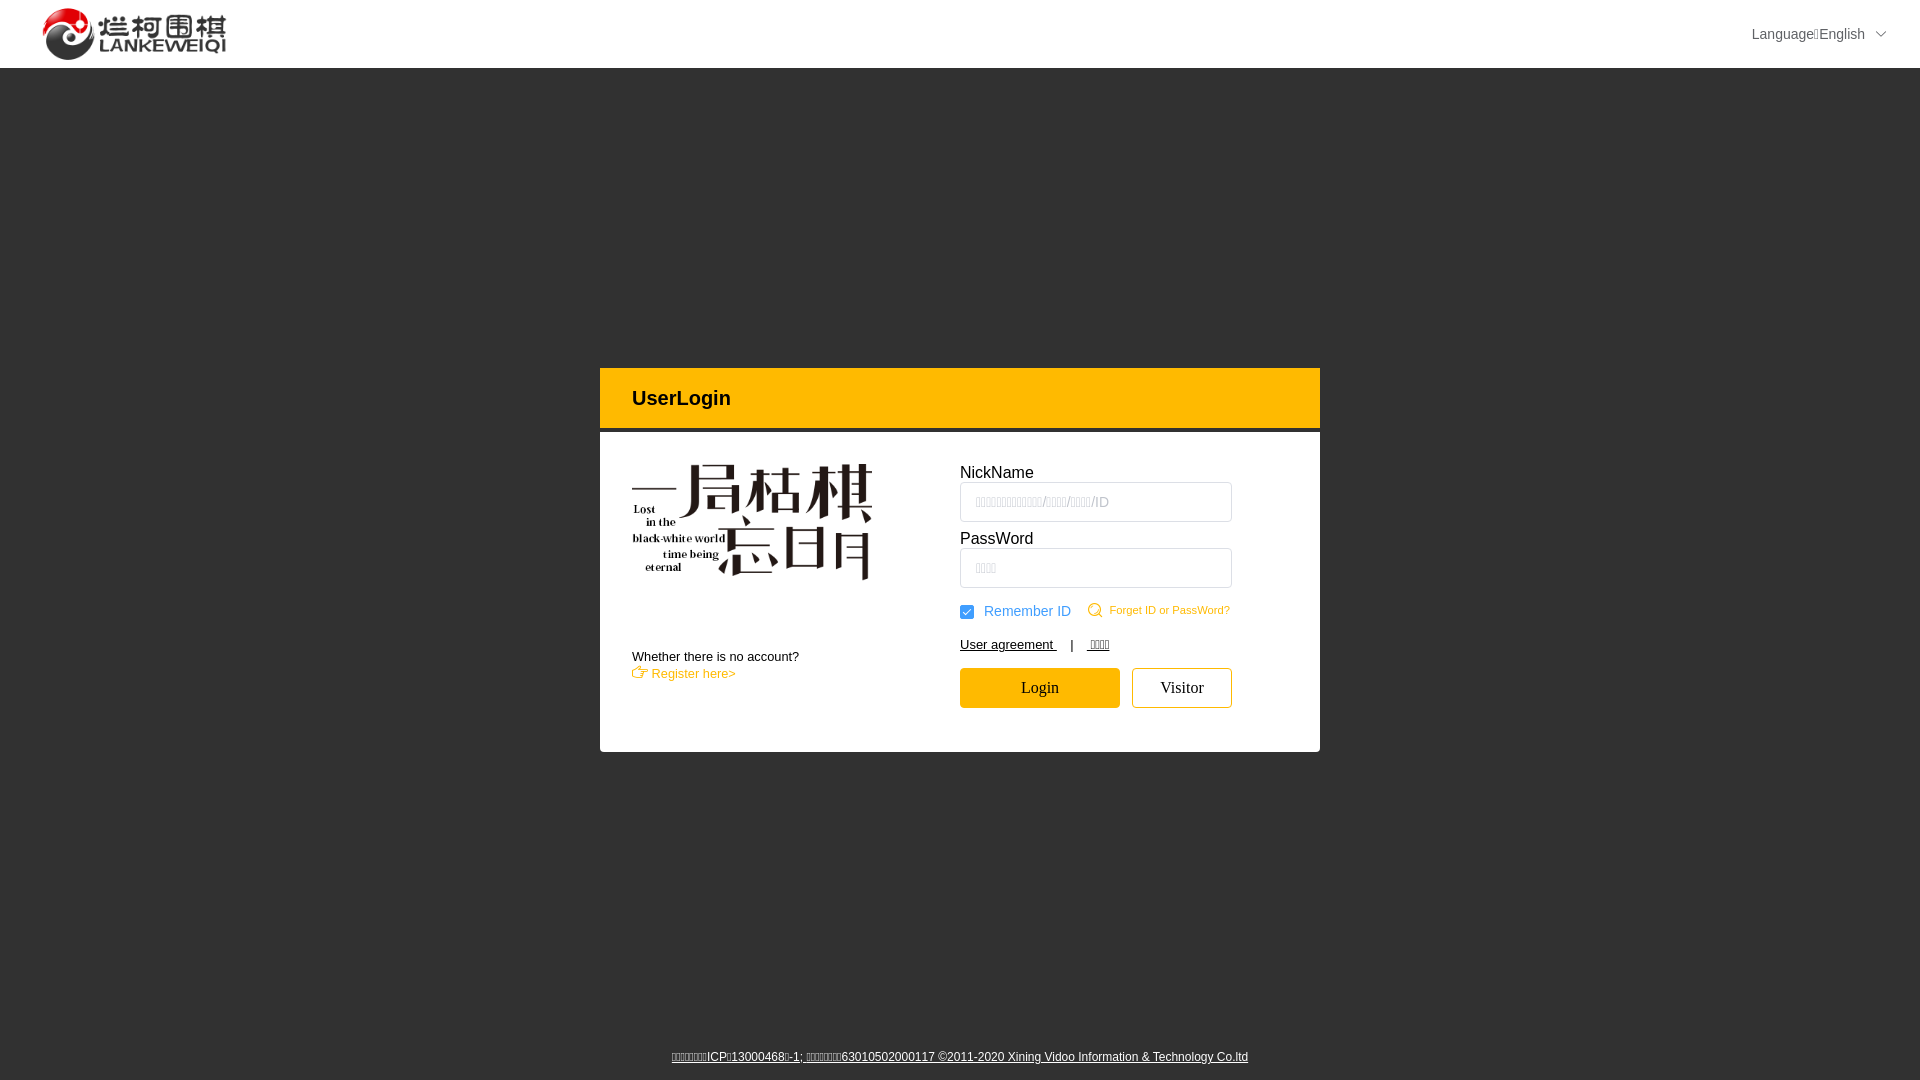 Image resolution: width=1920 pixels, height=1080 pixels. Describe the element at coordinates (1181, 686) in the screenshot. I see `'Visitor'` at that location.